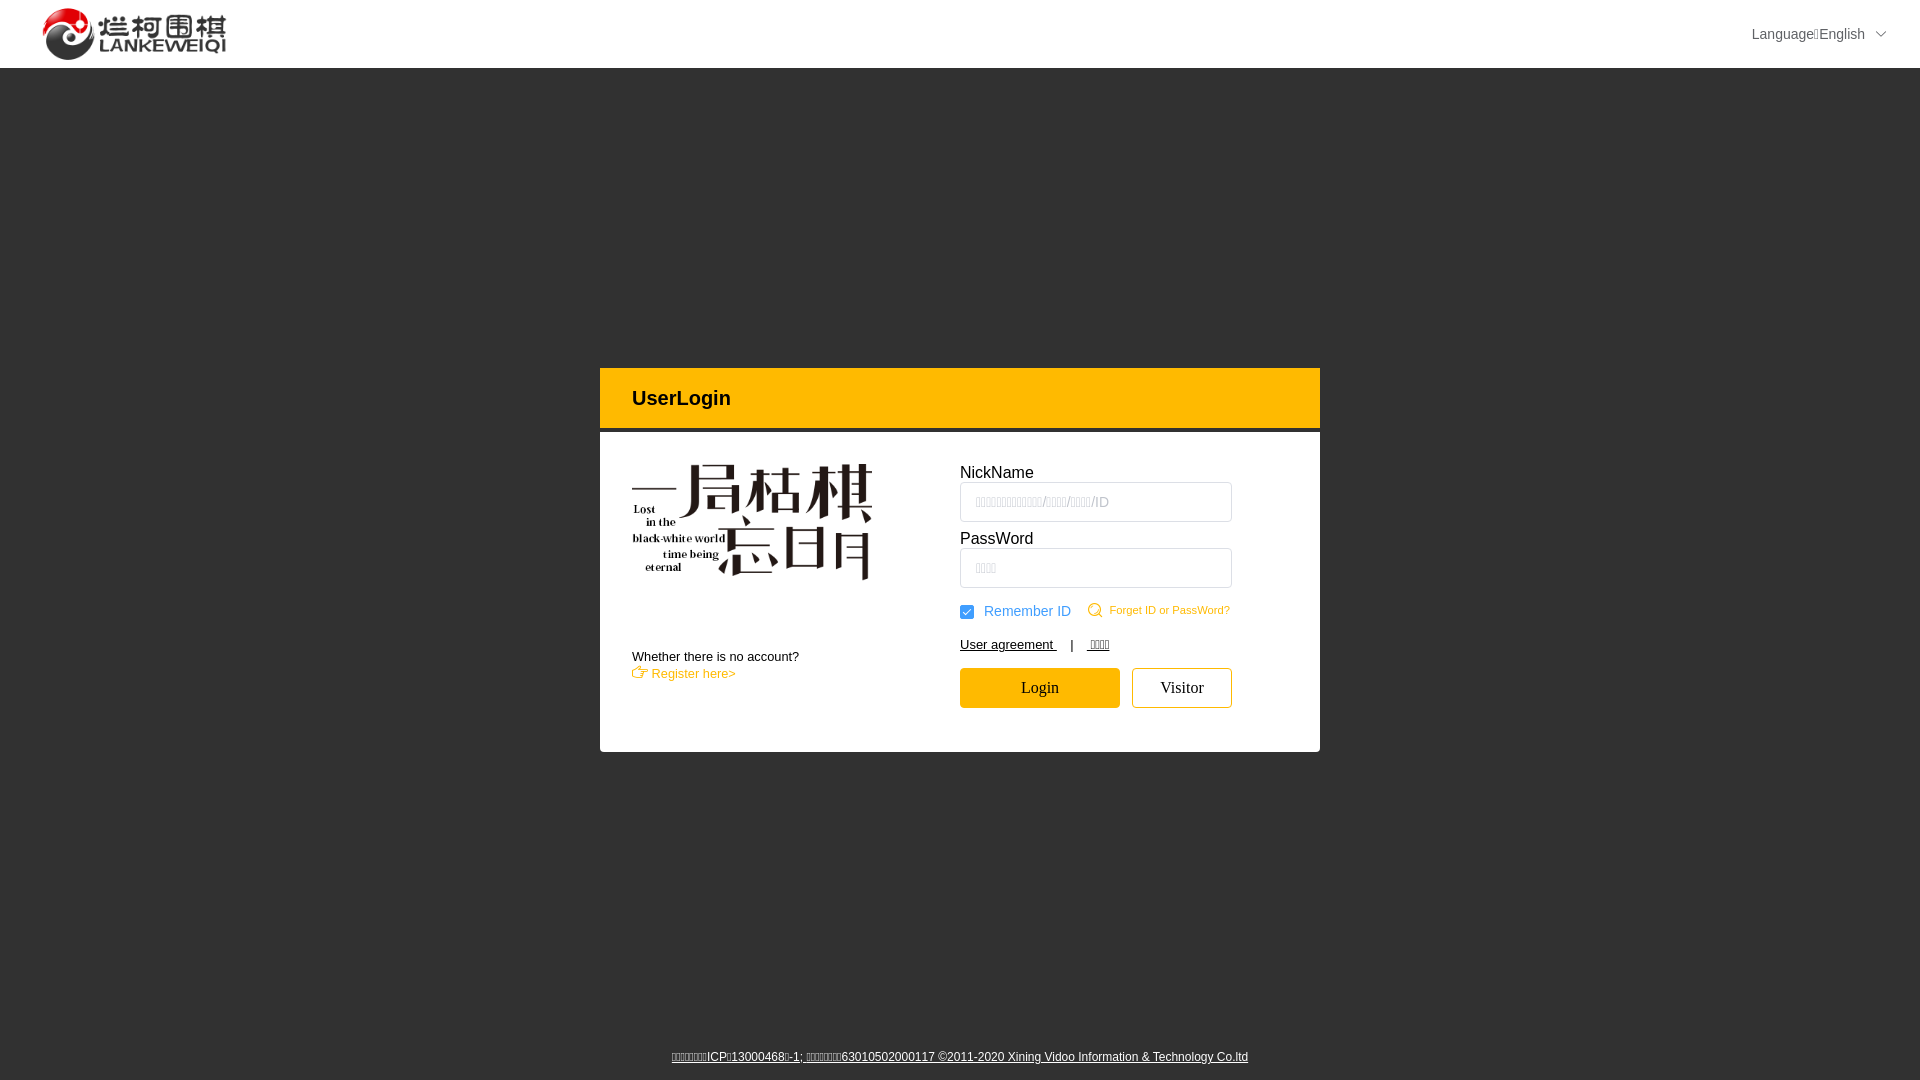 Image resolution: width=1920 pixels, height=1080 pixels. Describe the element at coordinates (1181, 686) in the screenshot. I see `'Visitor'` at that location.